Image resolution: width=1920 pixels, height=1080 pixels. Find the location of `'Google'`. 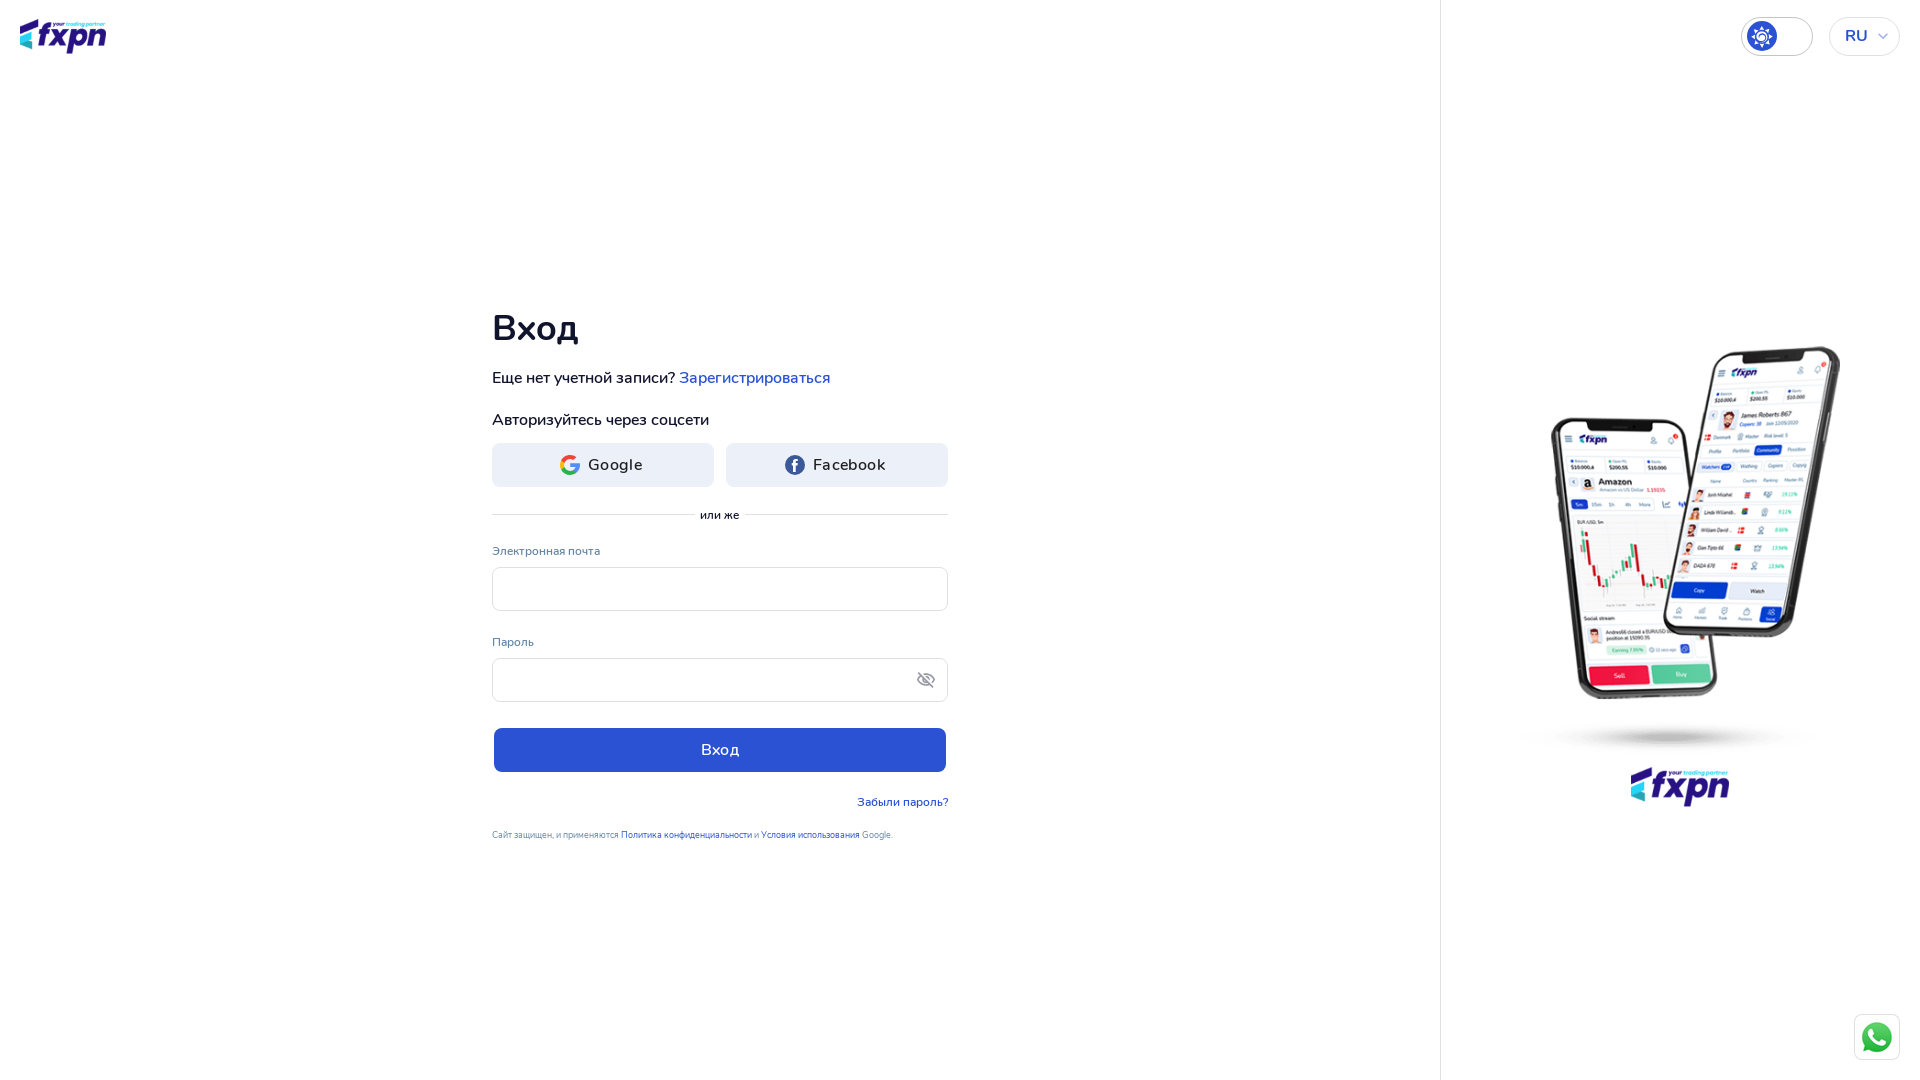

'Google' is located at coordinates (602, 465).